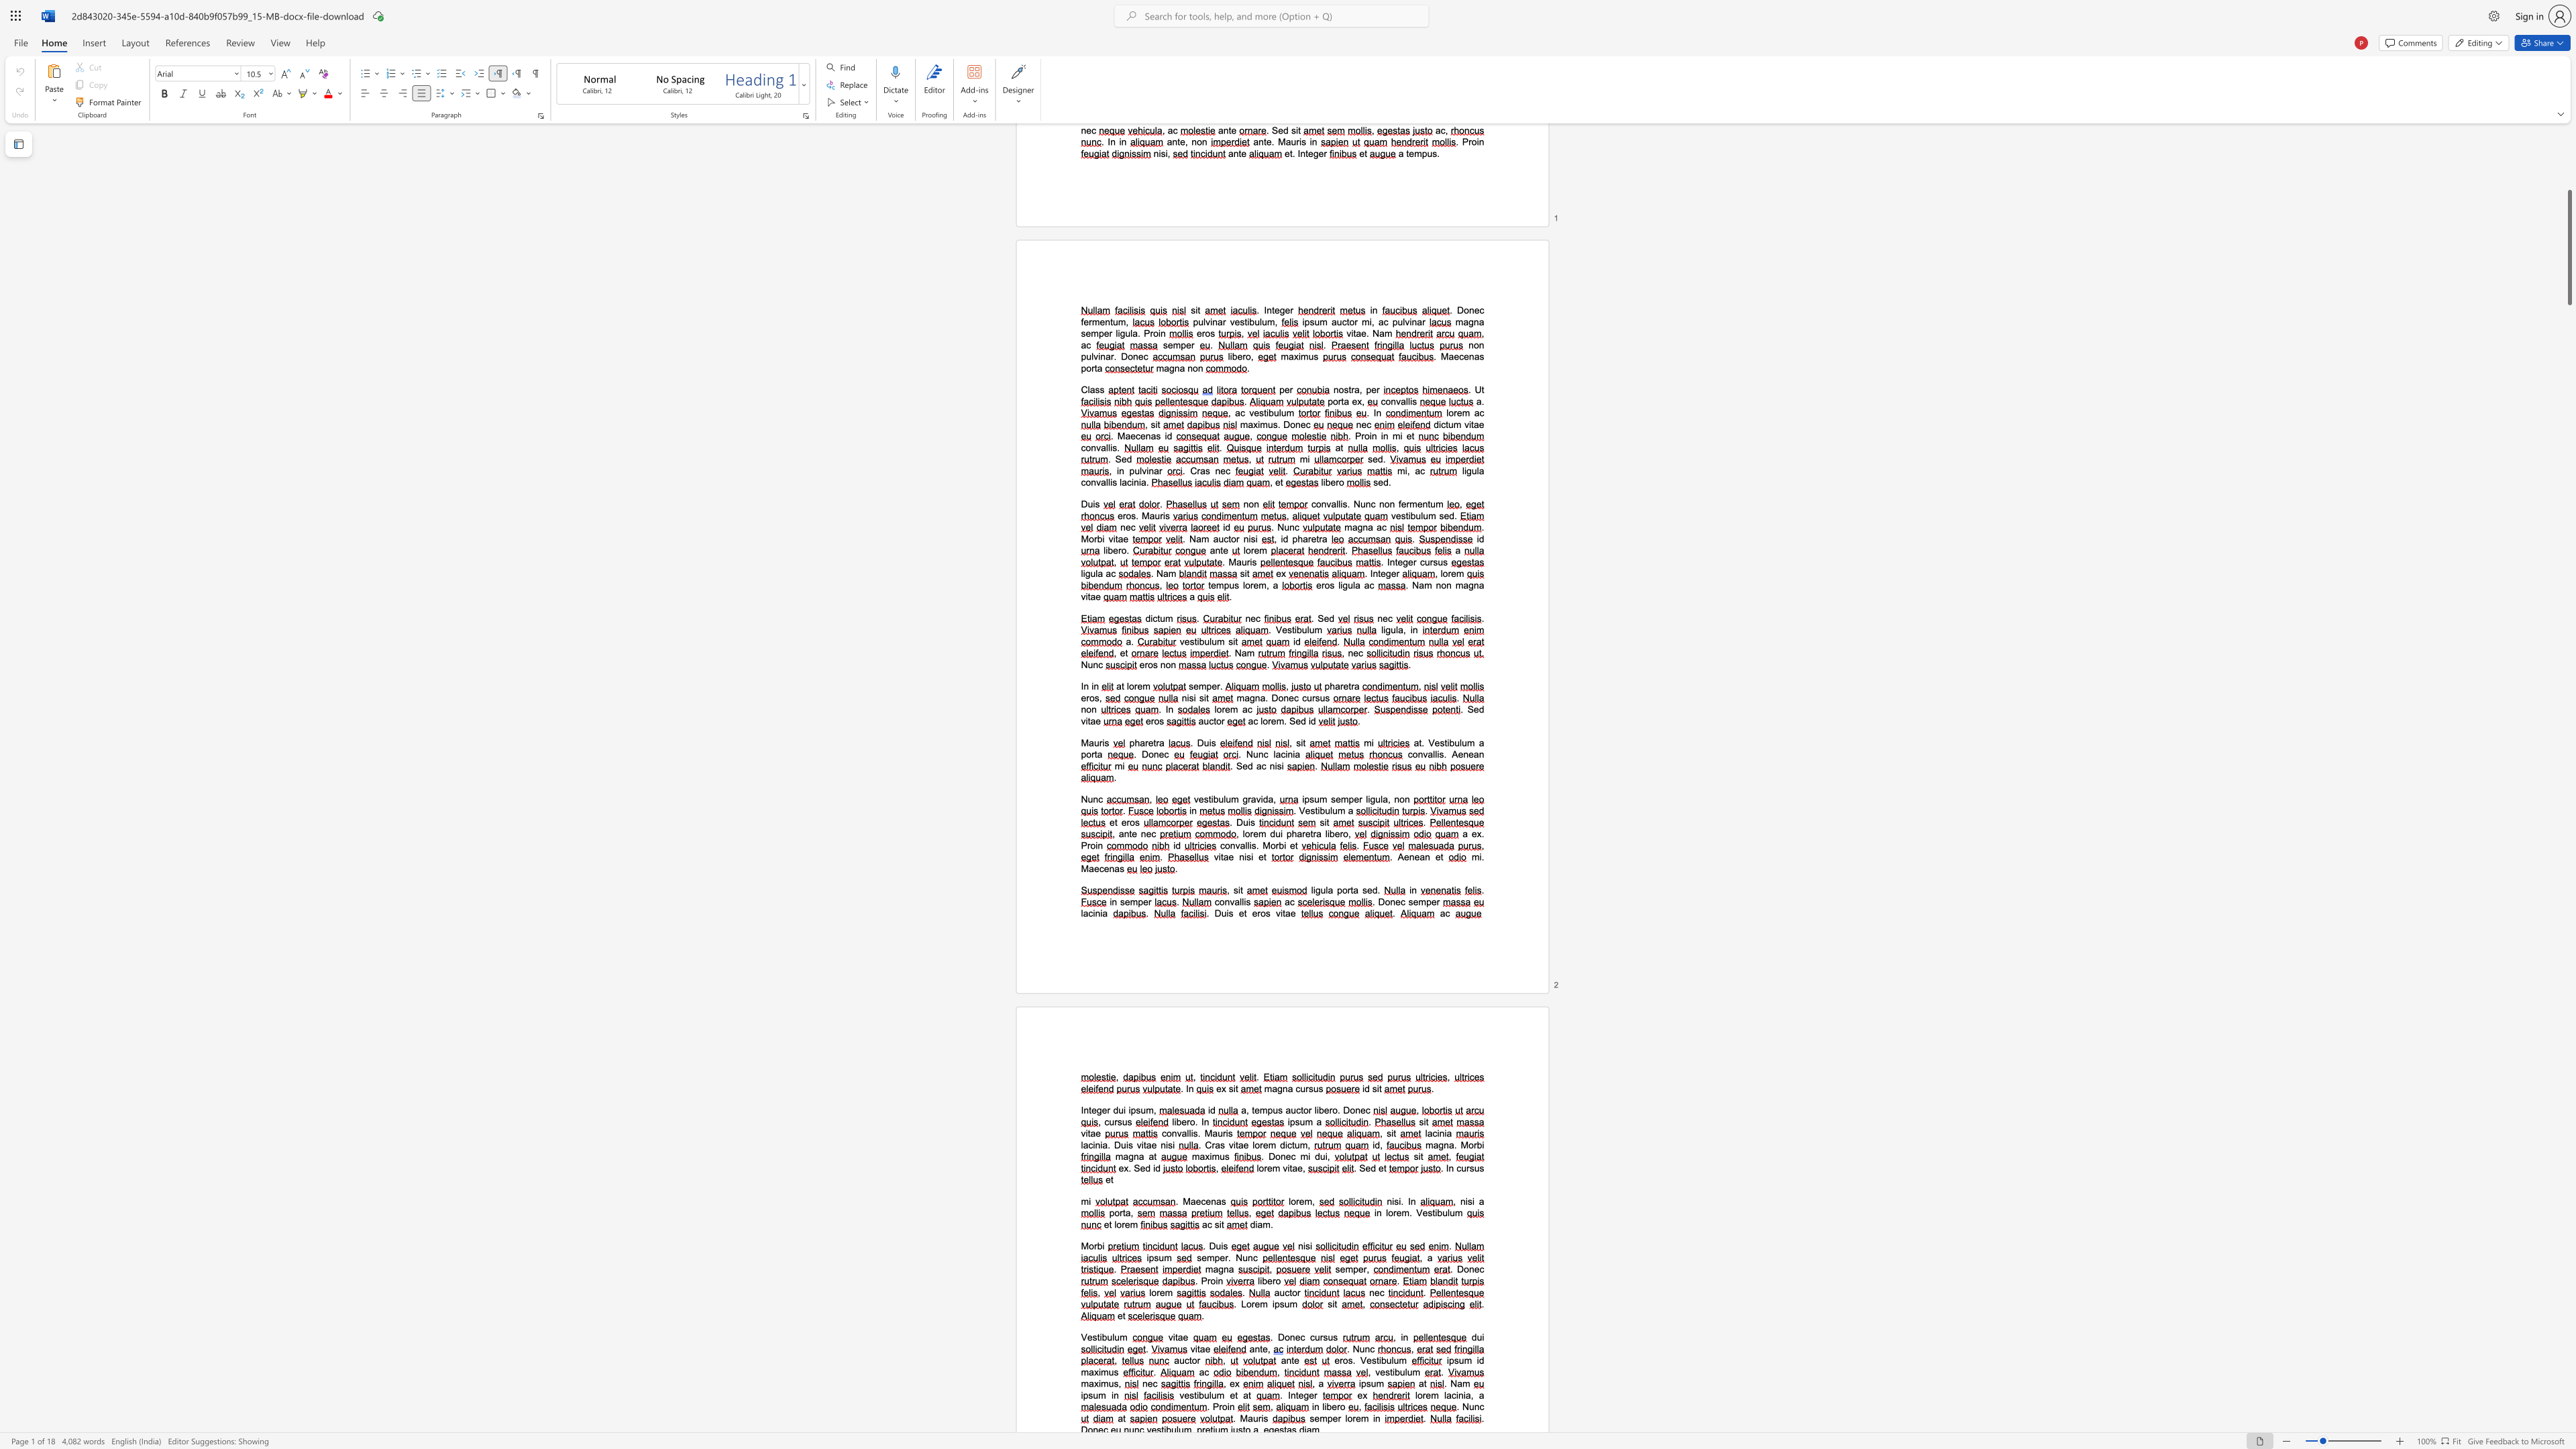 Image resolution: width=2576 pixels, height=1449 pixels. Describe the element at coordinates (1457, 1212) in the screenshot. I see `the 2th character "m" in the text` at that location.